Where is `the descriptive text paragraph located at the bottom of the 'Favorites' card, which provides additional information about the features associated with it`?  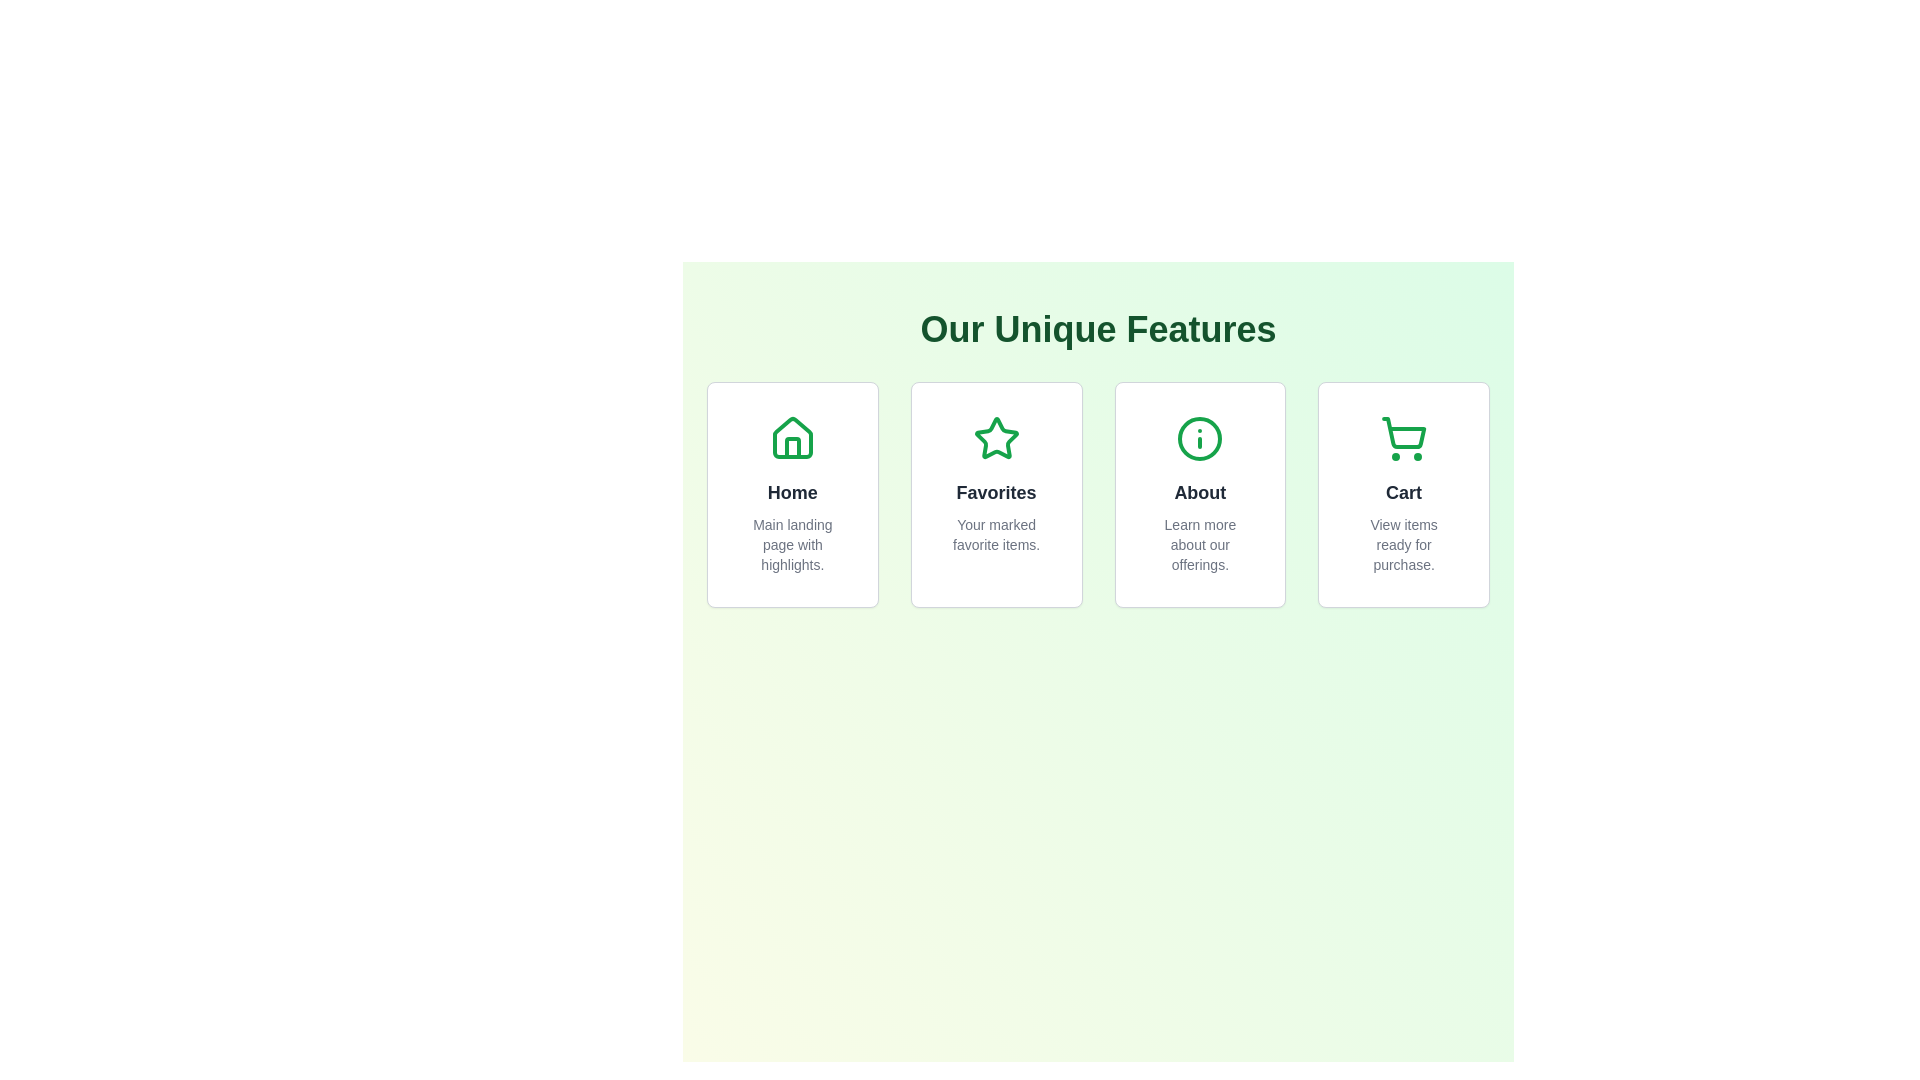 the descriptive text paragraph located at the bottom of the 'Favorites' card, which provides additional information about the features associated with it is located at coordinates (996, 534).